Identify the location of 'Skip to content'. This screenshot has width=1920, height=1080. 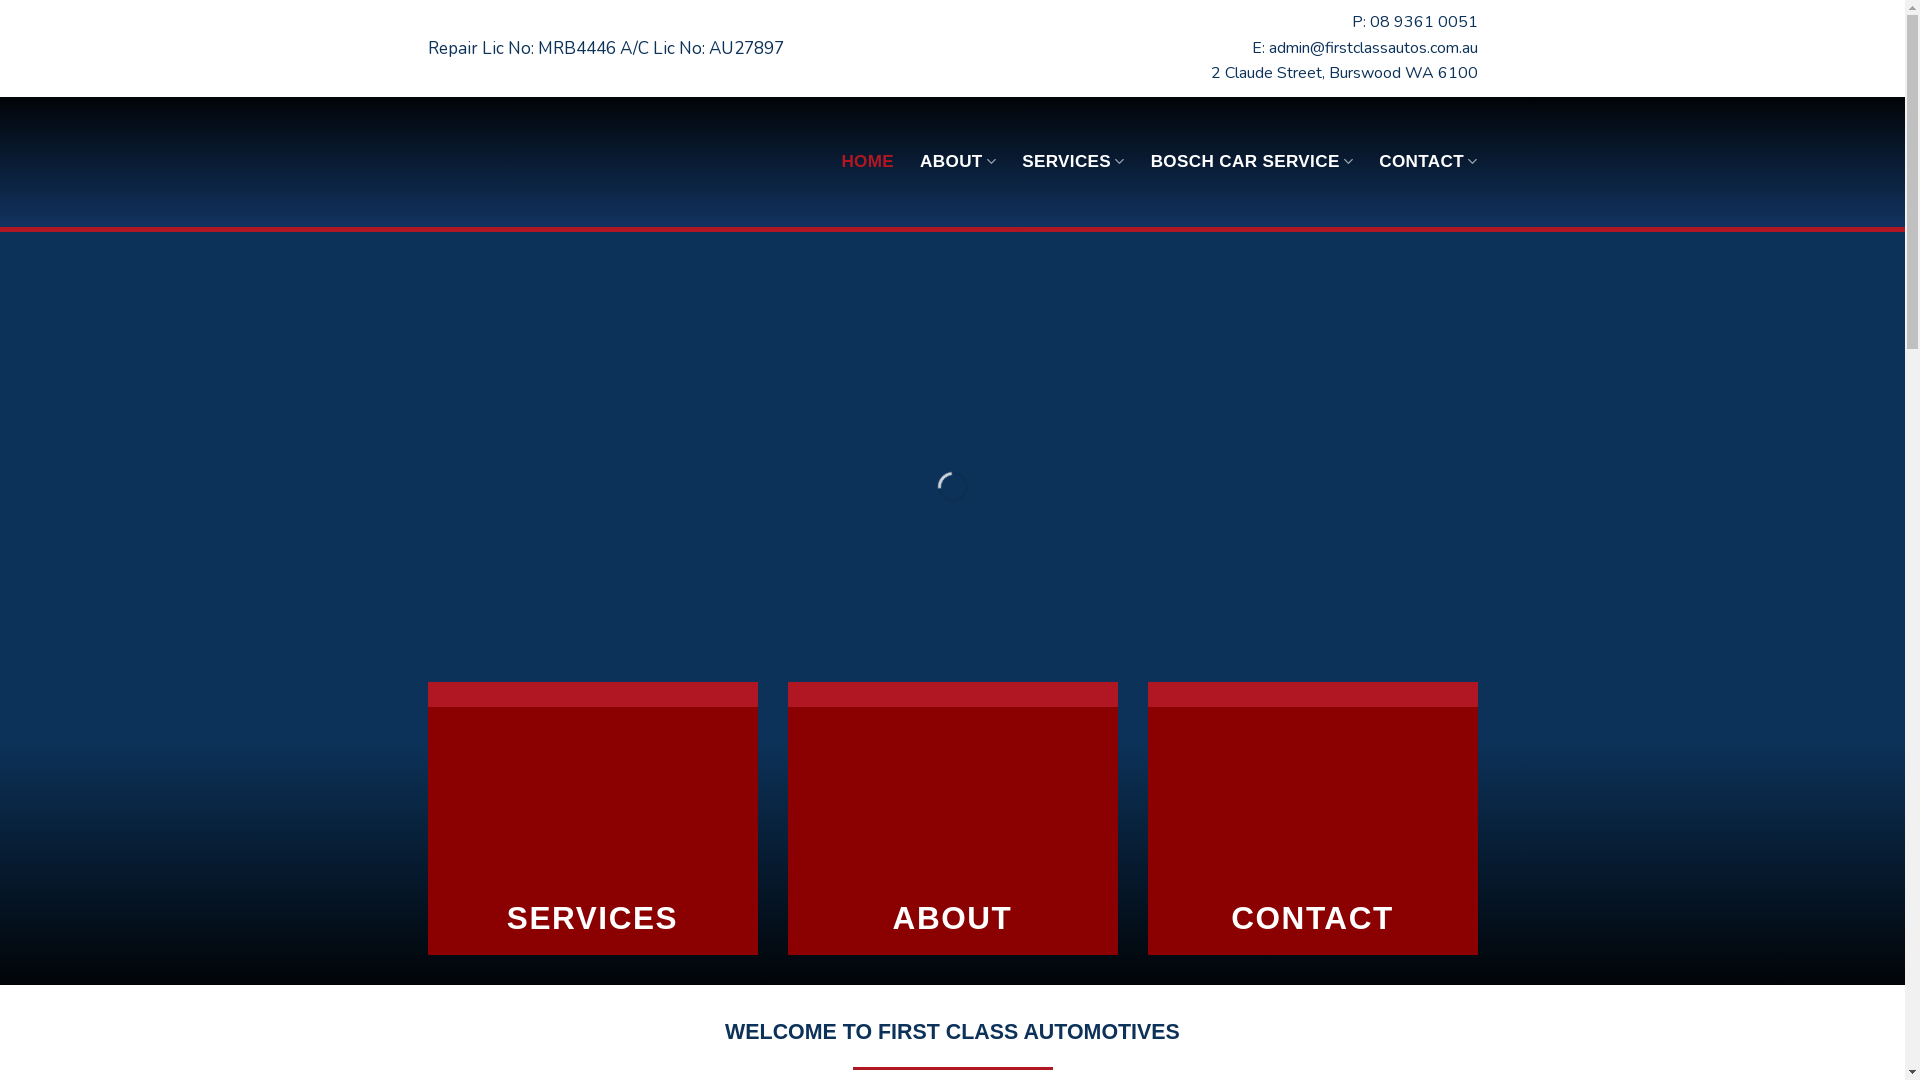
(0, 0).